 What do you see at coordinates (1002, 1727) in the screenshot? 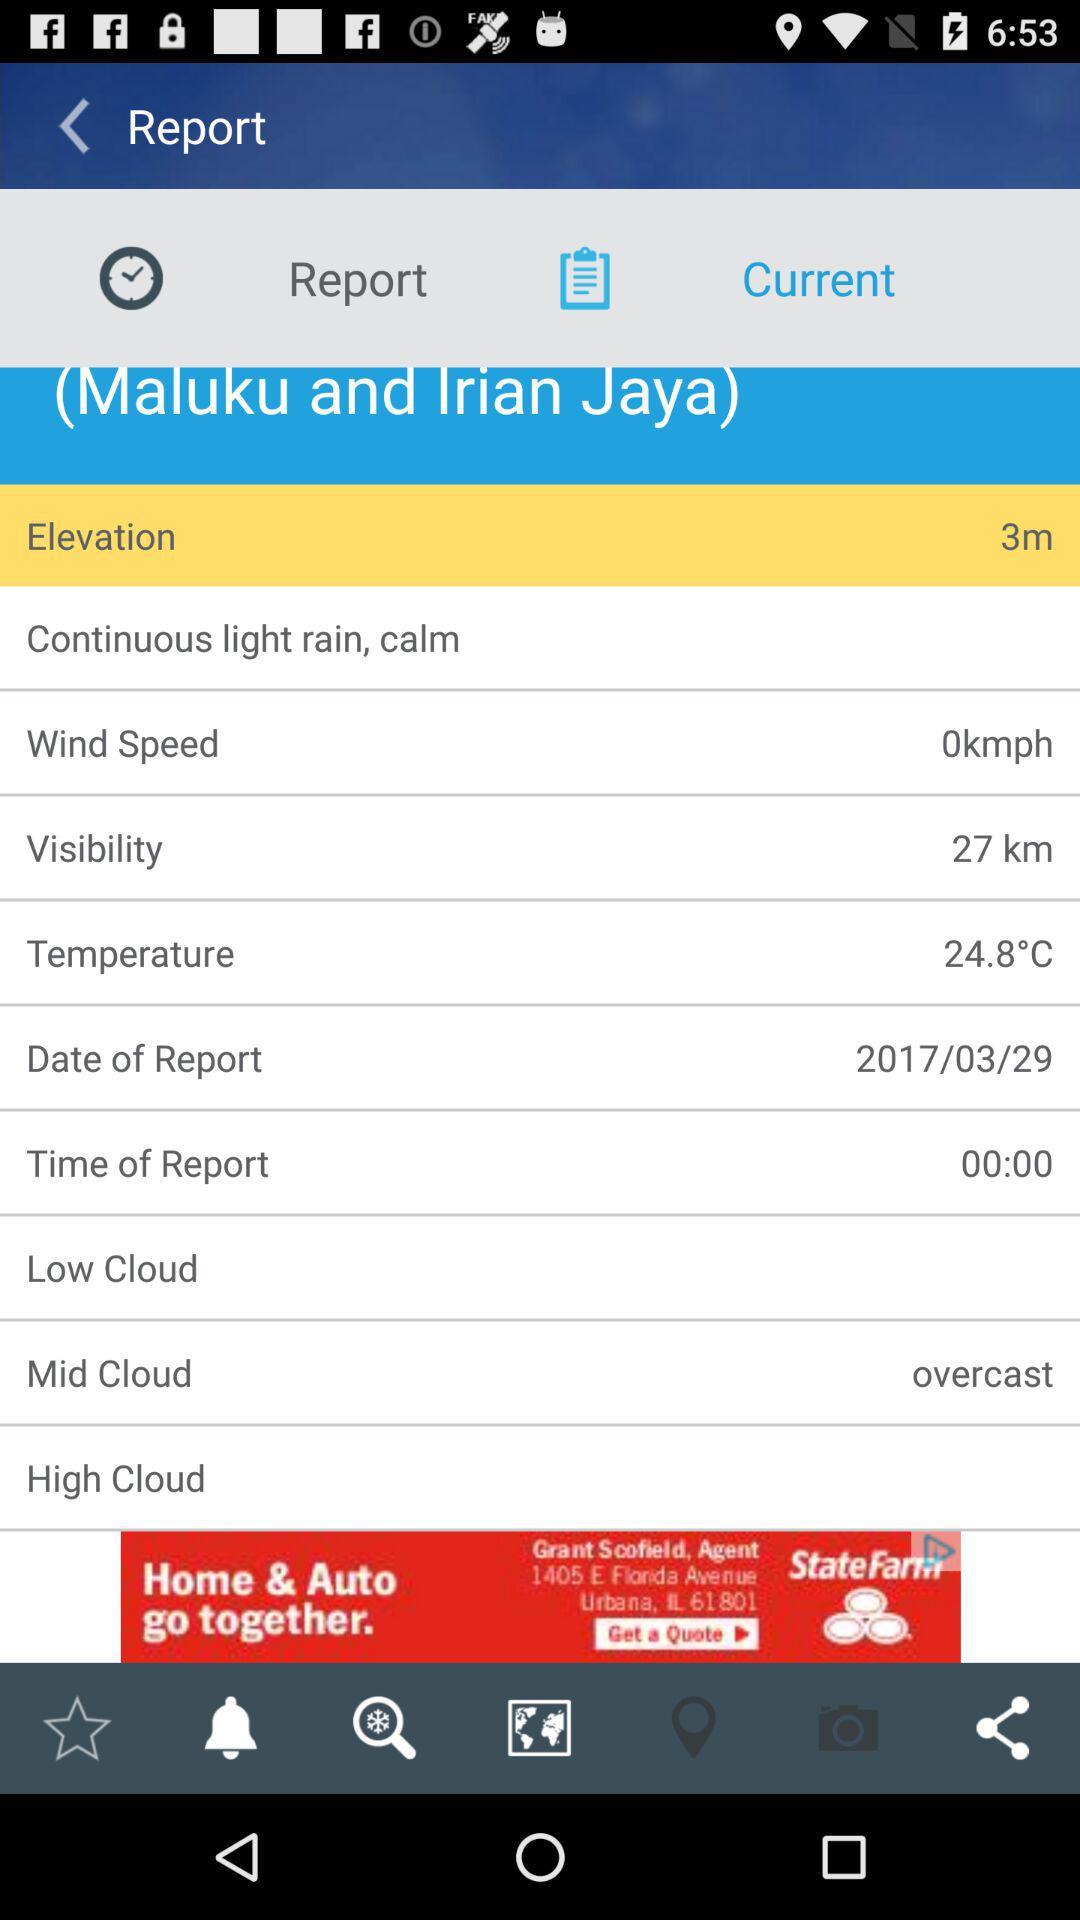
I see `share the option` at bounding box center [1002, 1727].